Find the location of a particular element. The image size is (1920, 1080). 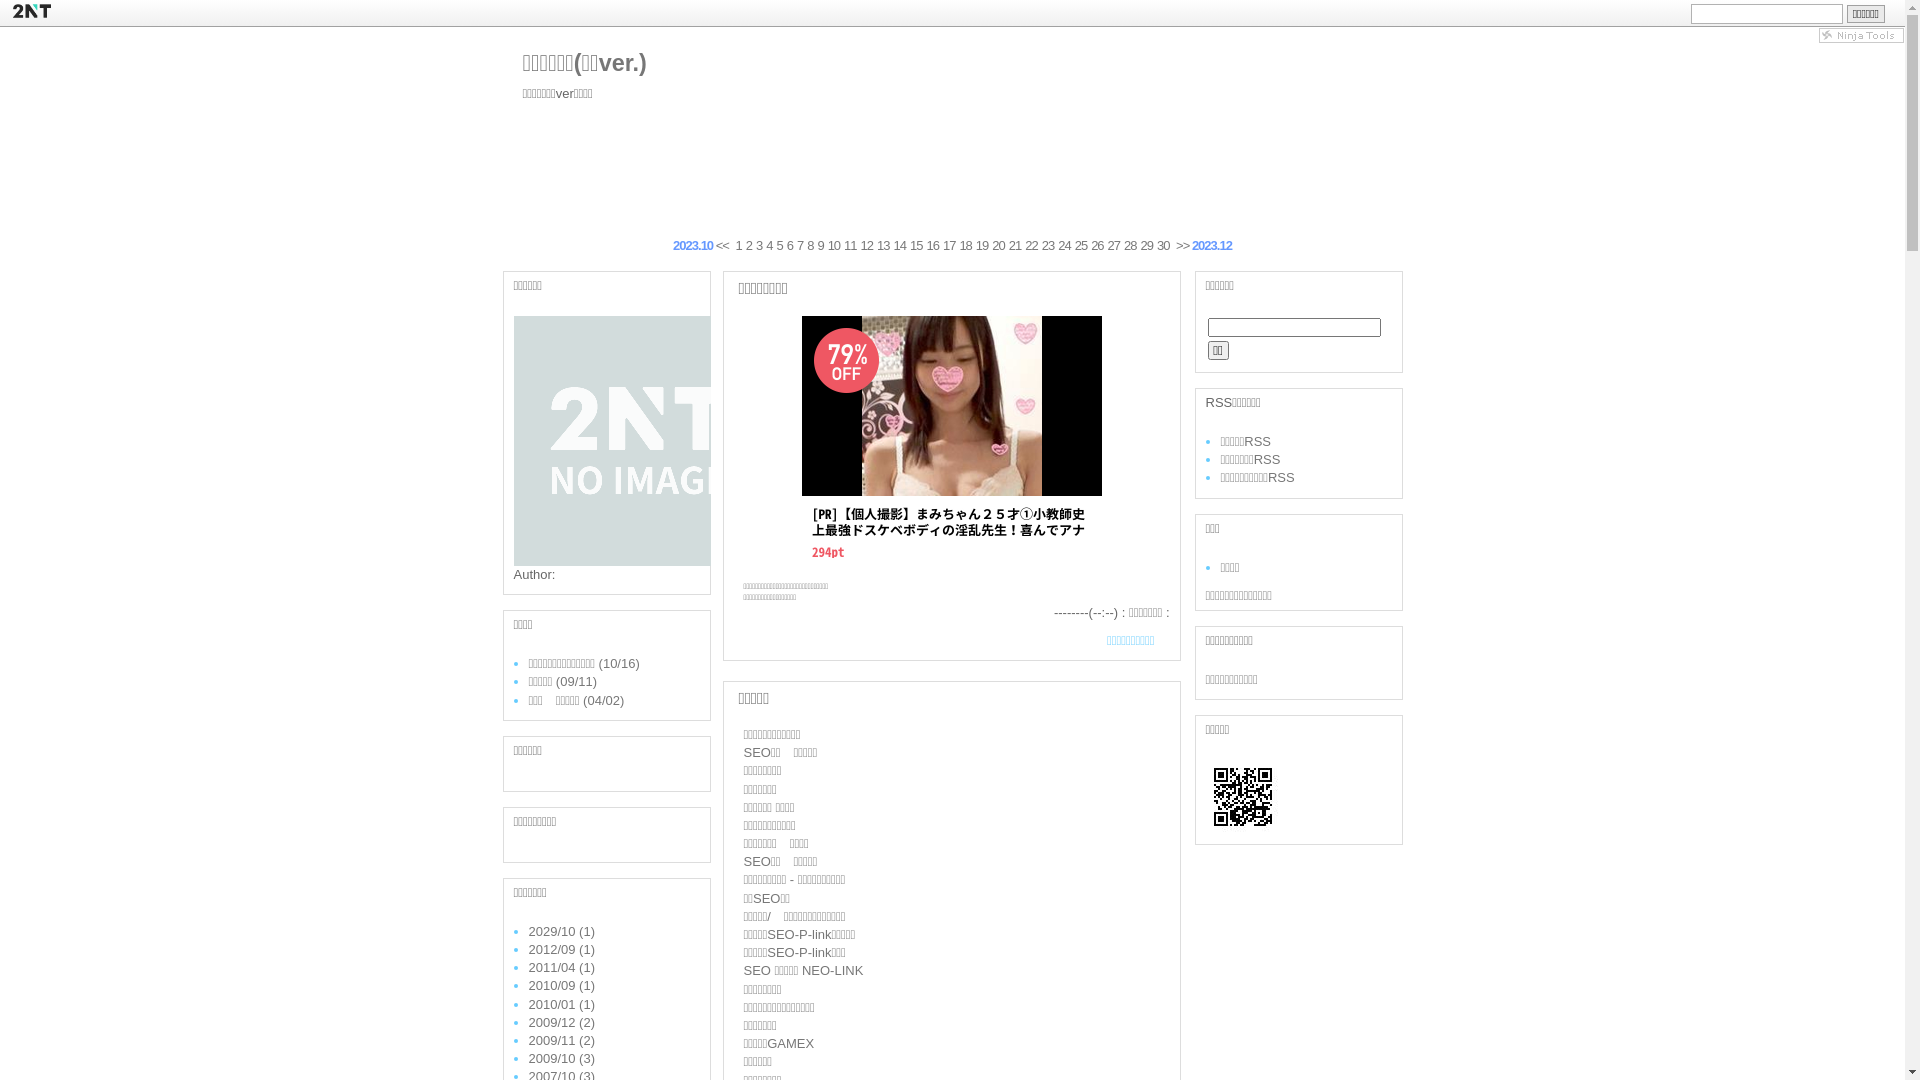

'2010/01 (1)' is located at coordinates (528, 1003).